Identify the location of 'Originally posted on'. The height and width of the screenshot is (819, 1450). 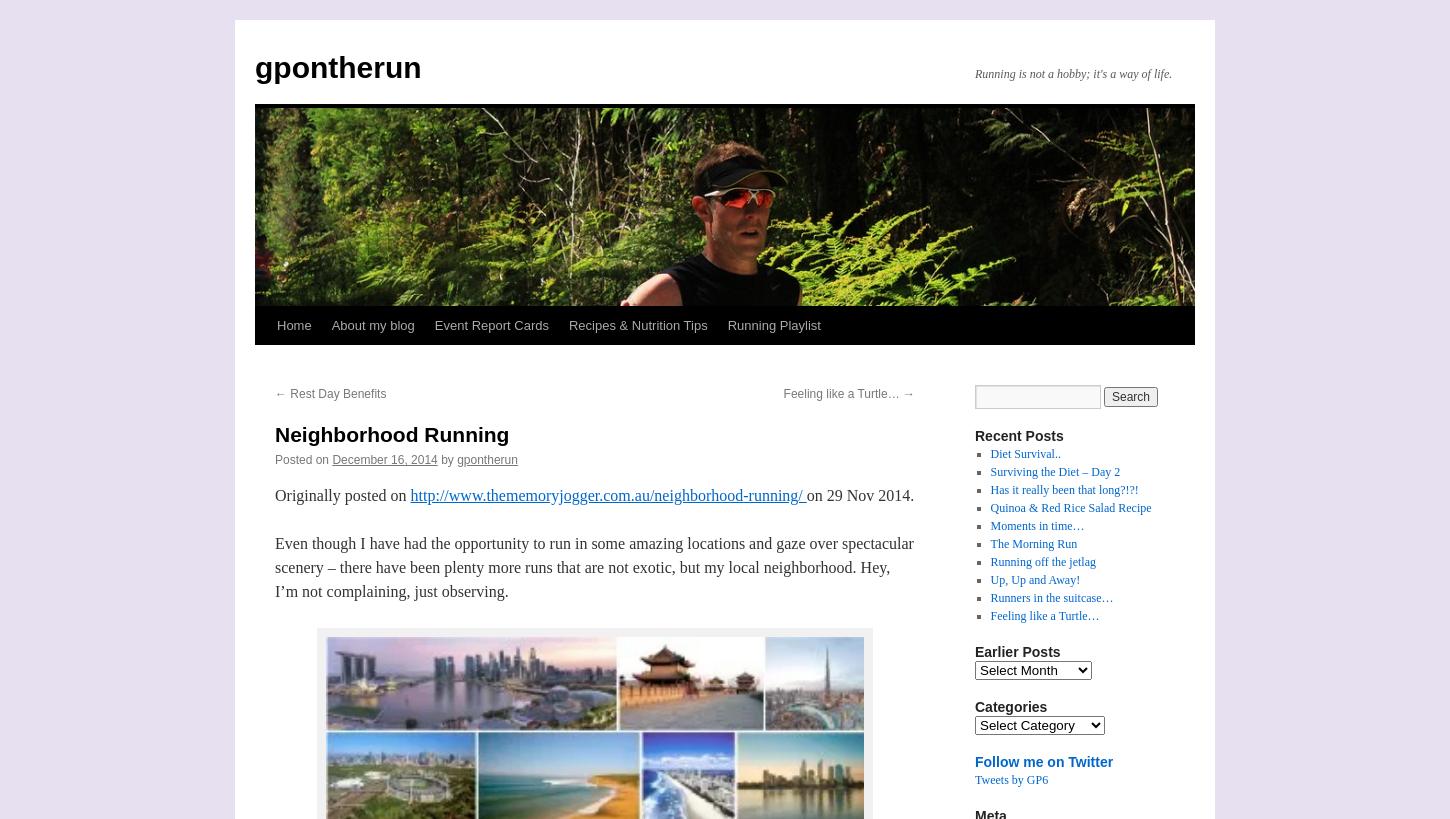
(342, 494).